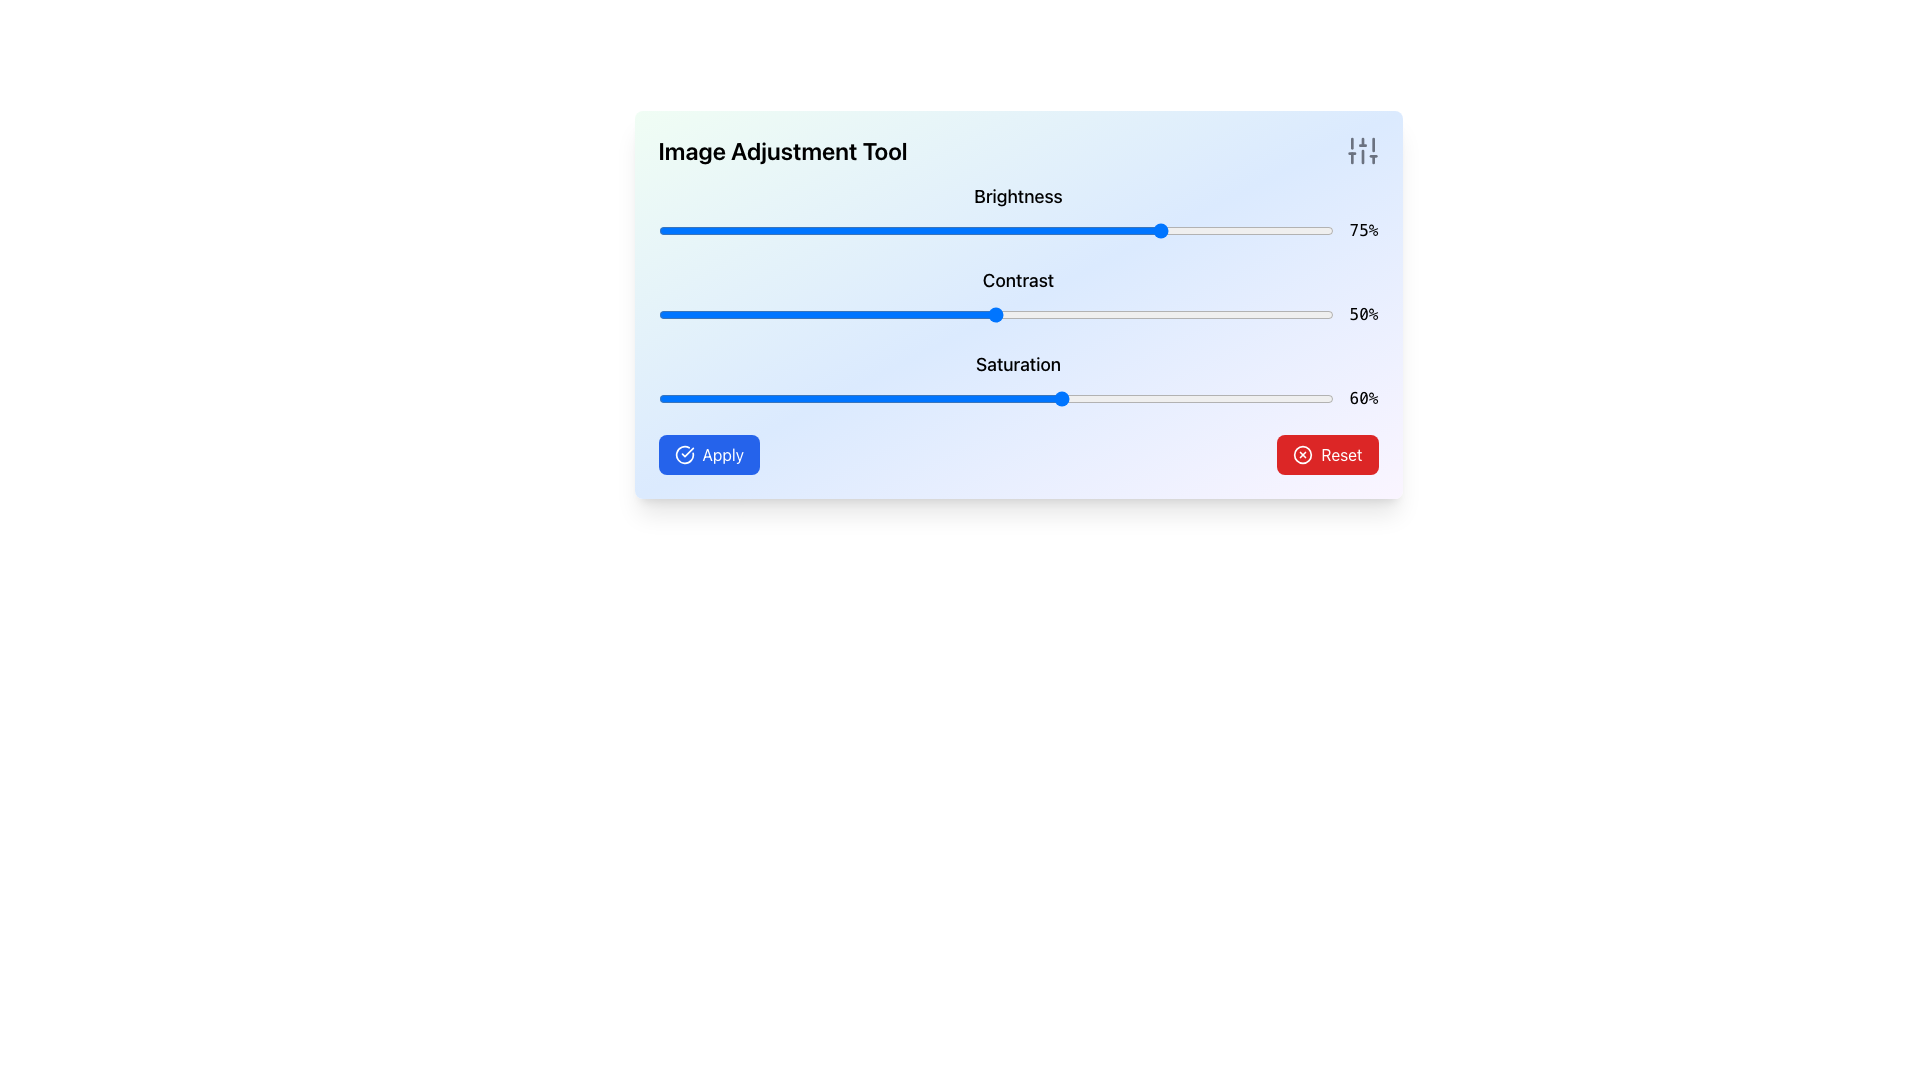 The height and width of the screenshot is (1080, 1920). What do you see at coordinates (1362, 230) in the screenshot?
I see `the static text displaying '75%' which is positioned to the right of the brightness slider` at bounding box center [1362, 230].